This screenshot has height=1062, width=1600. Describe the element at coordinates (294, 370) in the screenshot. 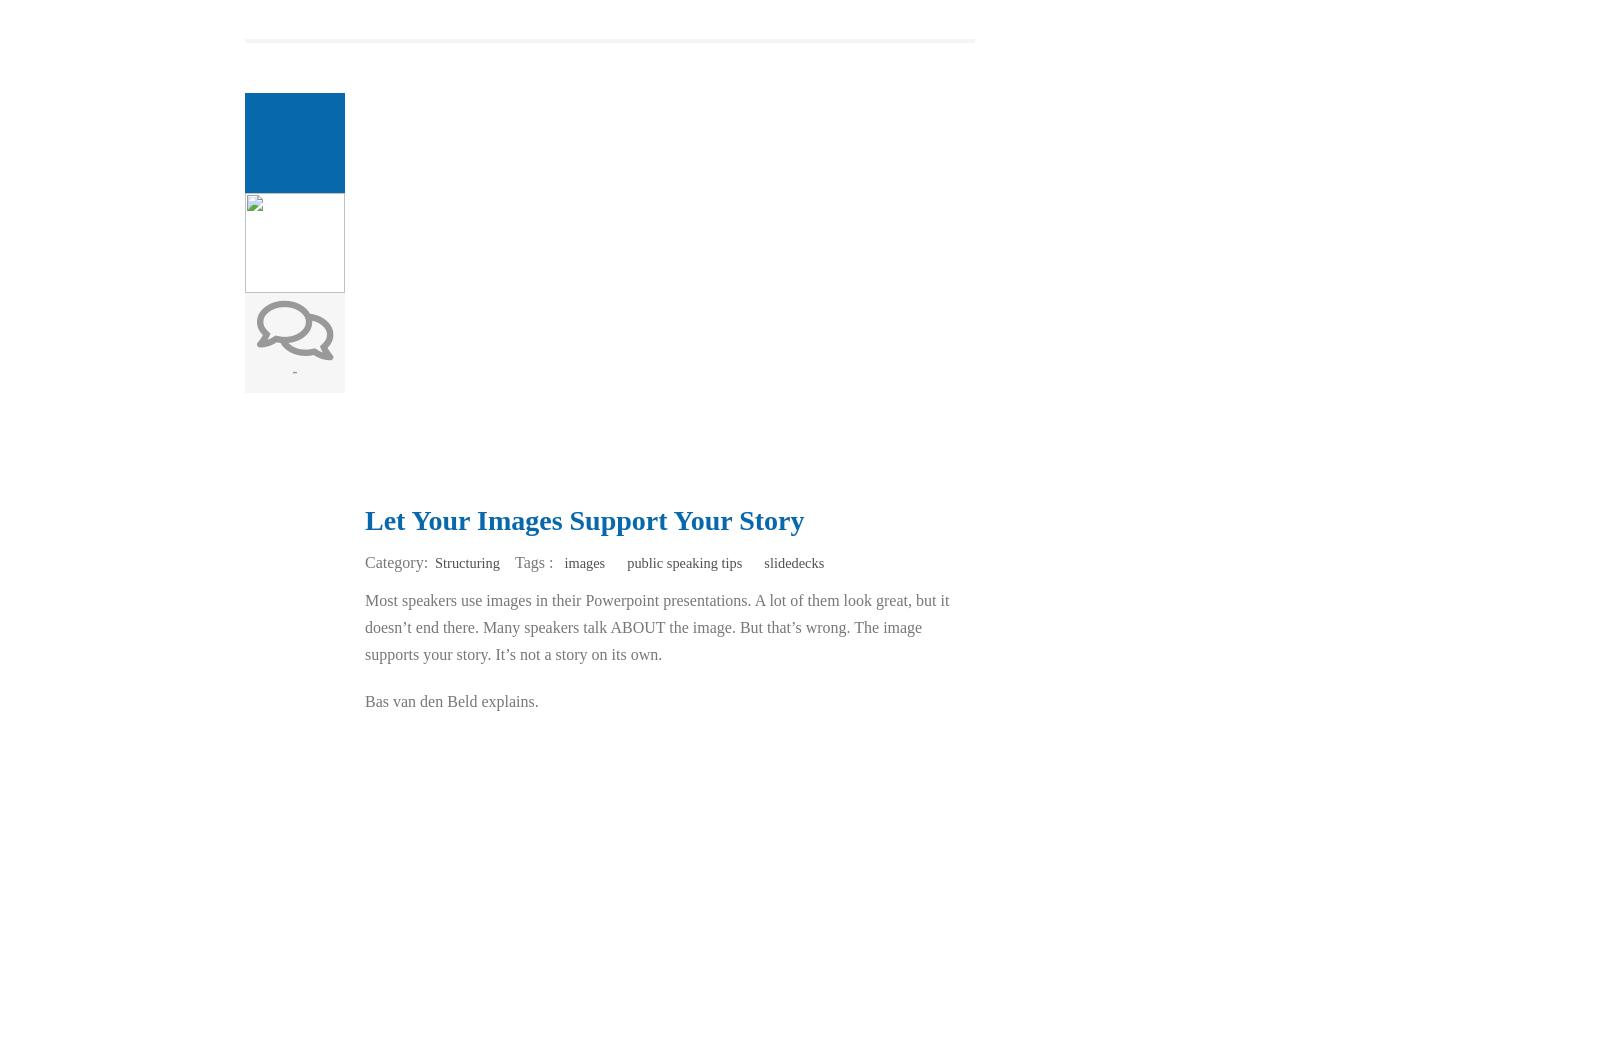

I see `'-'` at that location.